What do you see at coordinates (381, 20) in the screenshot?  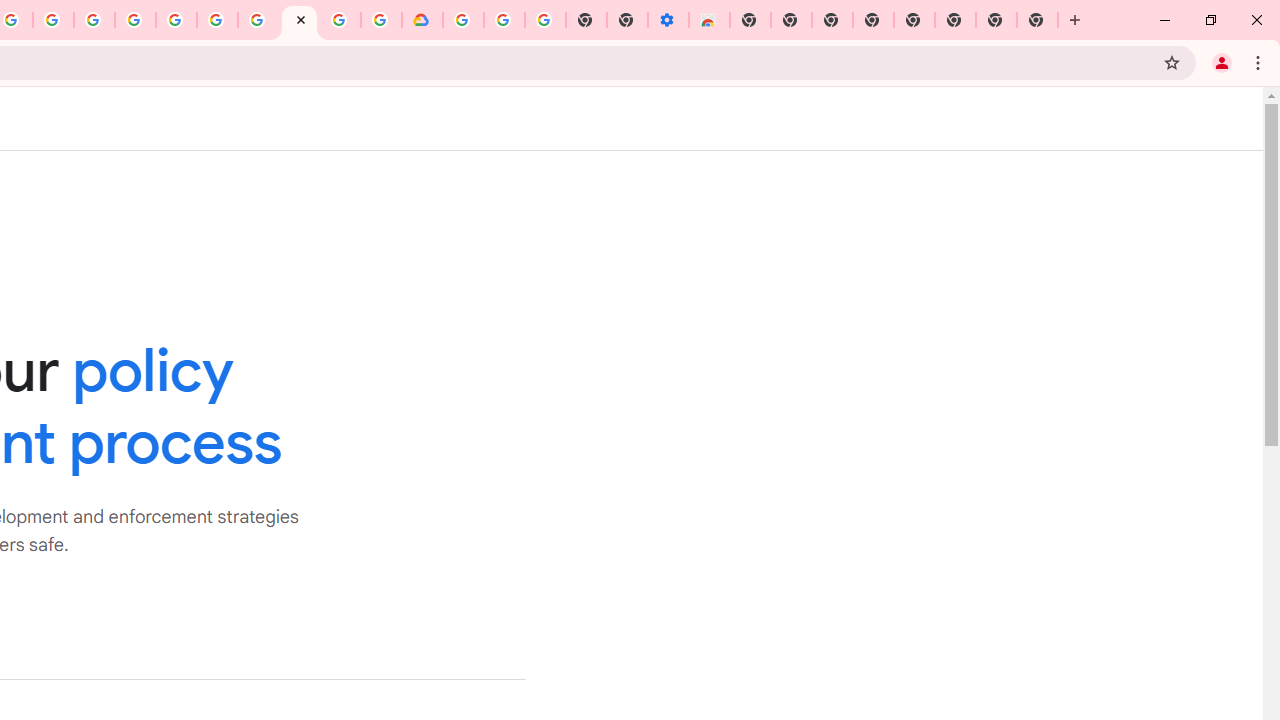 I see `'Browse the Google Chrome Community - Google Chrome Community'` at bounding box center [381, 20].